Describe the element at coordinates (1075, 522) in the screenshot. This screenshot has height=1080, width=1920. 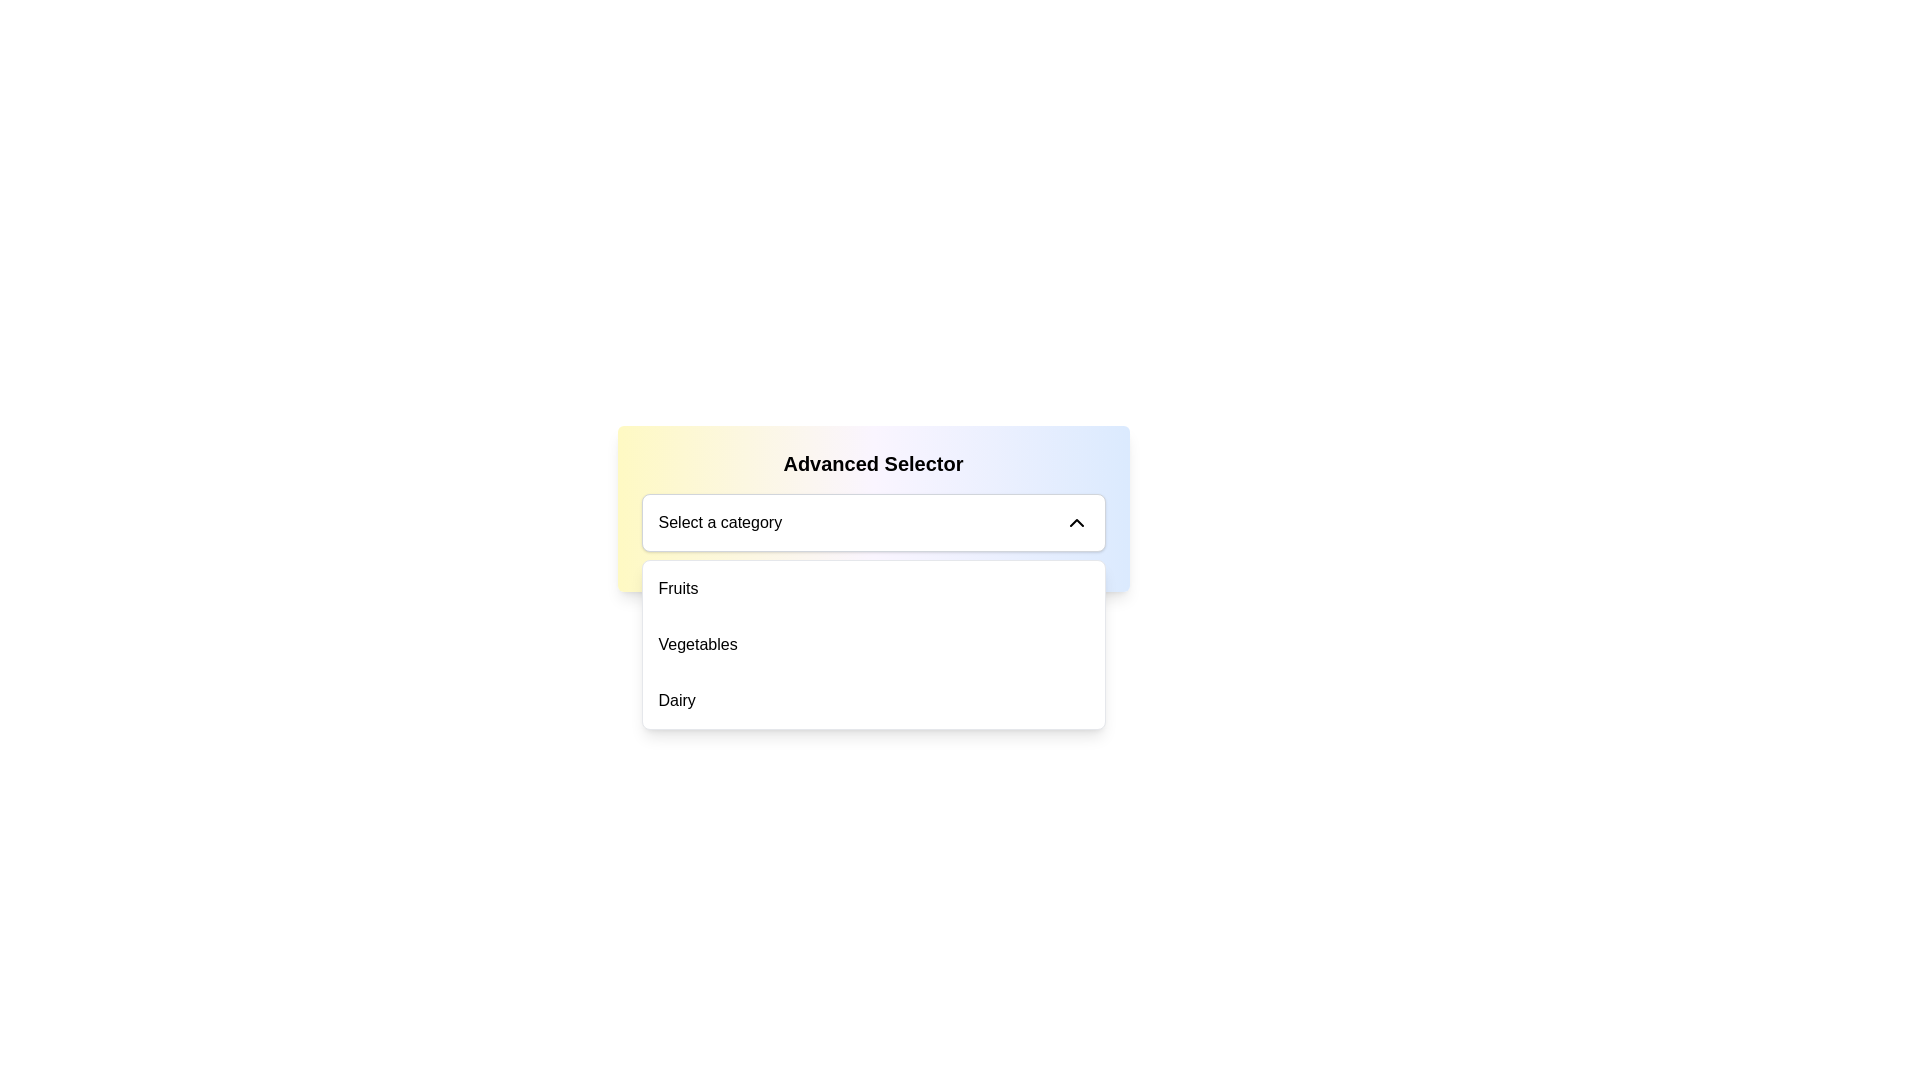
I see `the upward-pointing chevron arrow icon located to the far right inside the 'Select a category' dropdown menu` at that location.